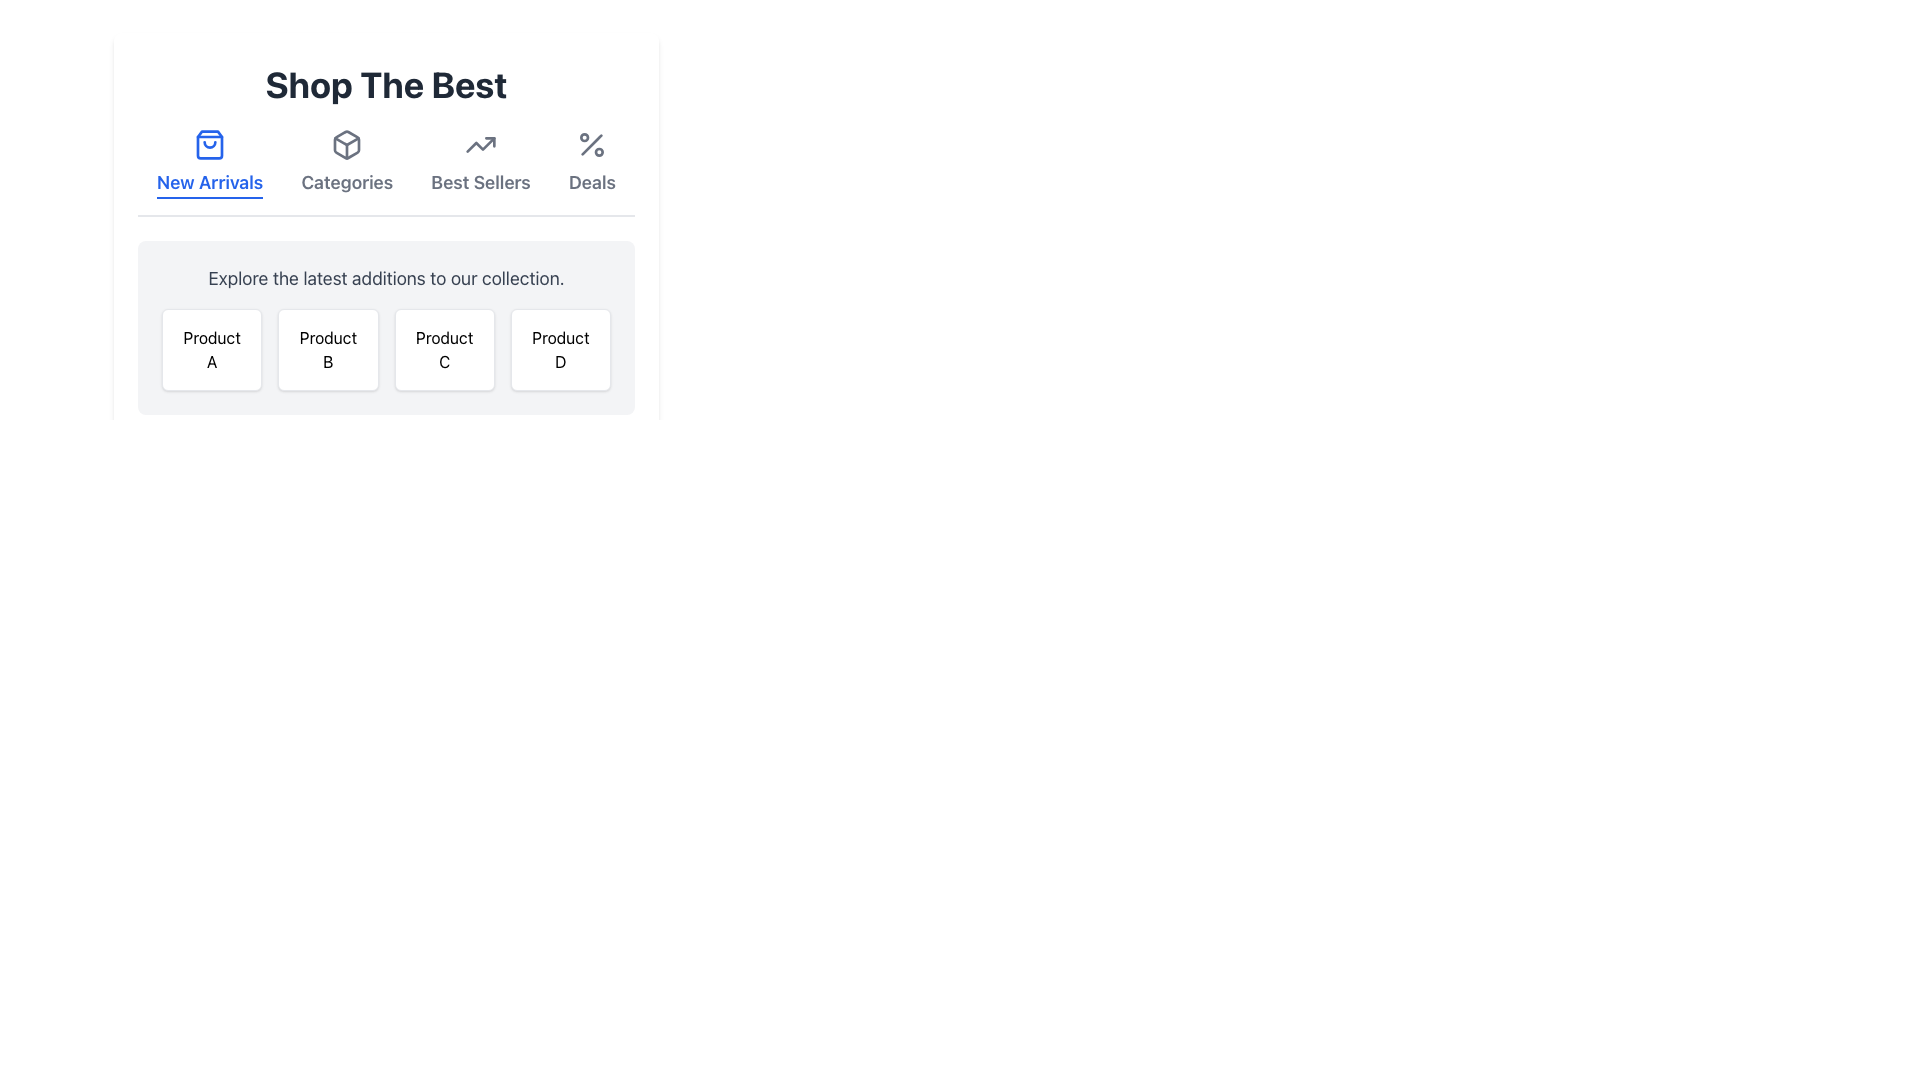  Describe the element at coordinates (591, 144) in the screenshot. I see `the 'Deals' navigation icon located at the top-right corner of the navigation menu` at that location.